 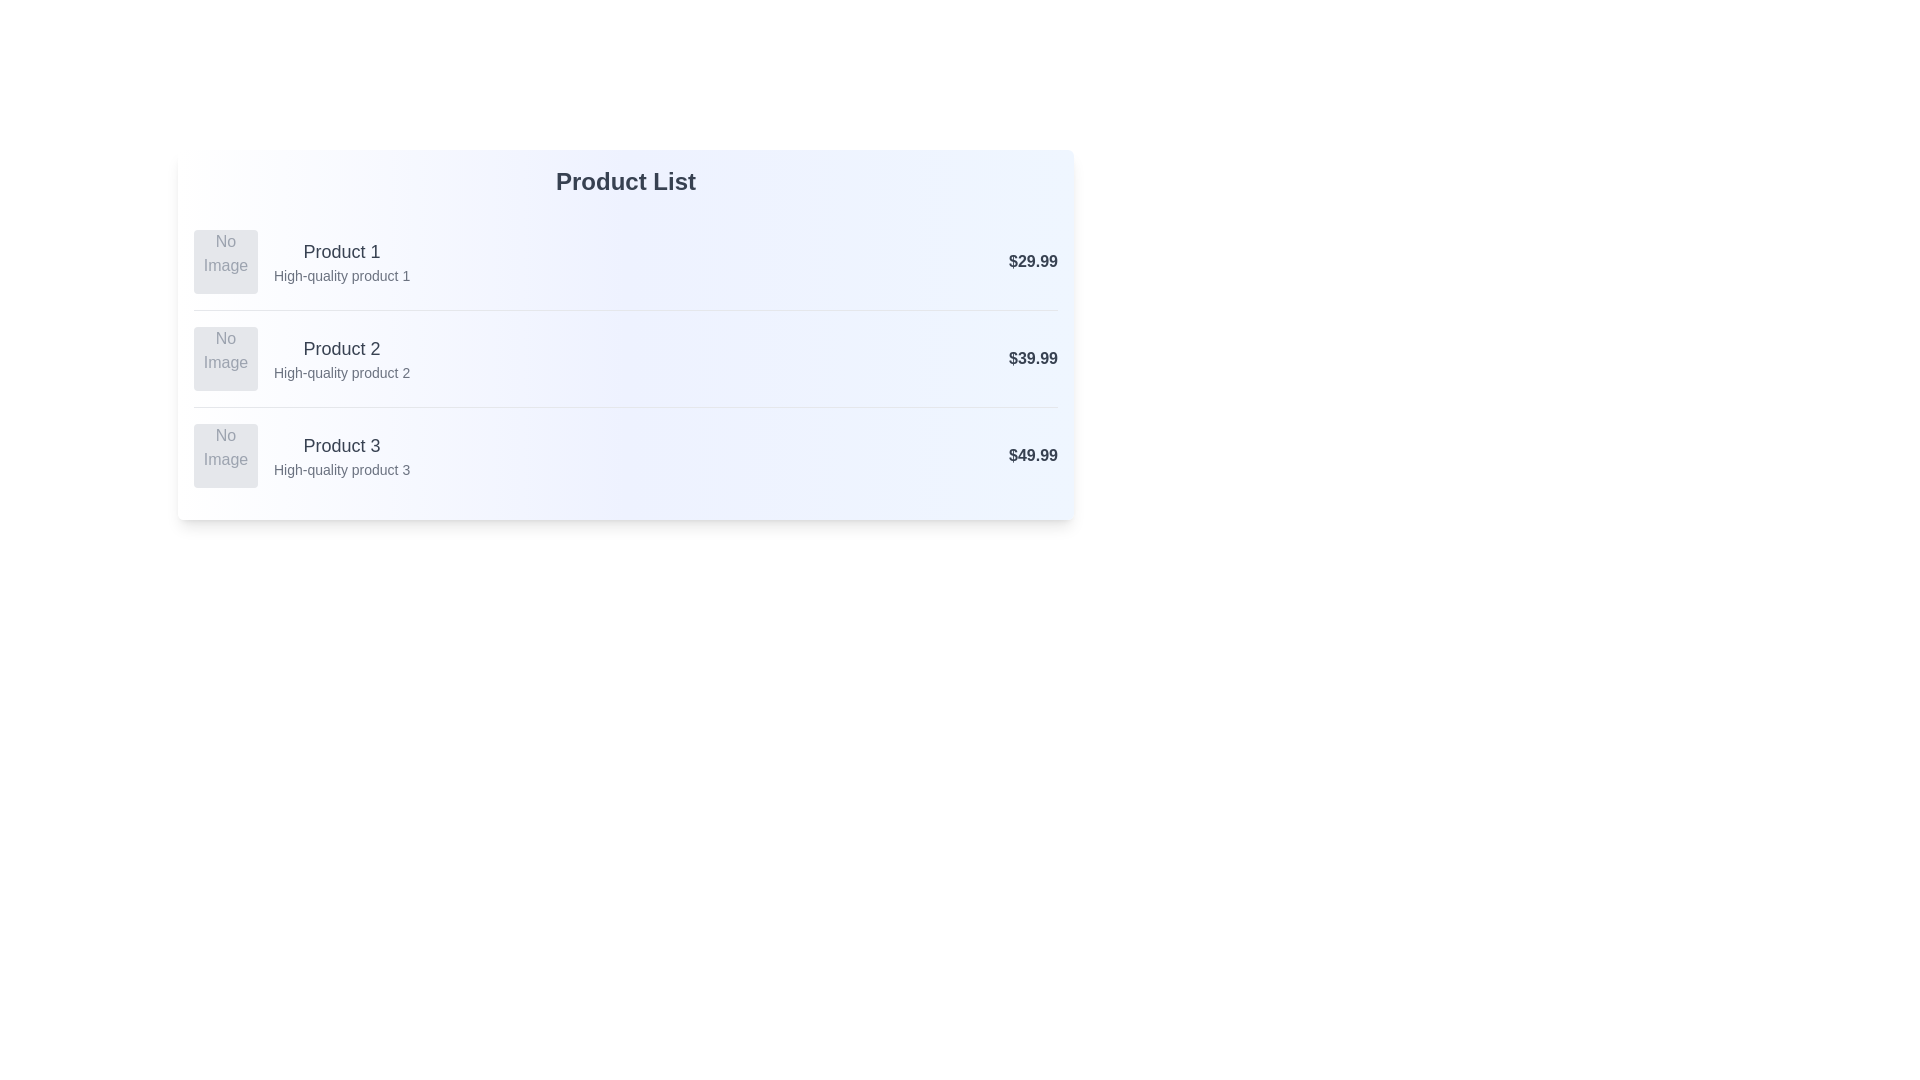 I want to click on the price of Product 3 to examine its details, so click(x=1033, y=455).